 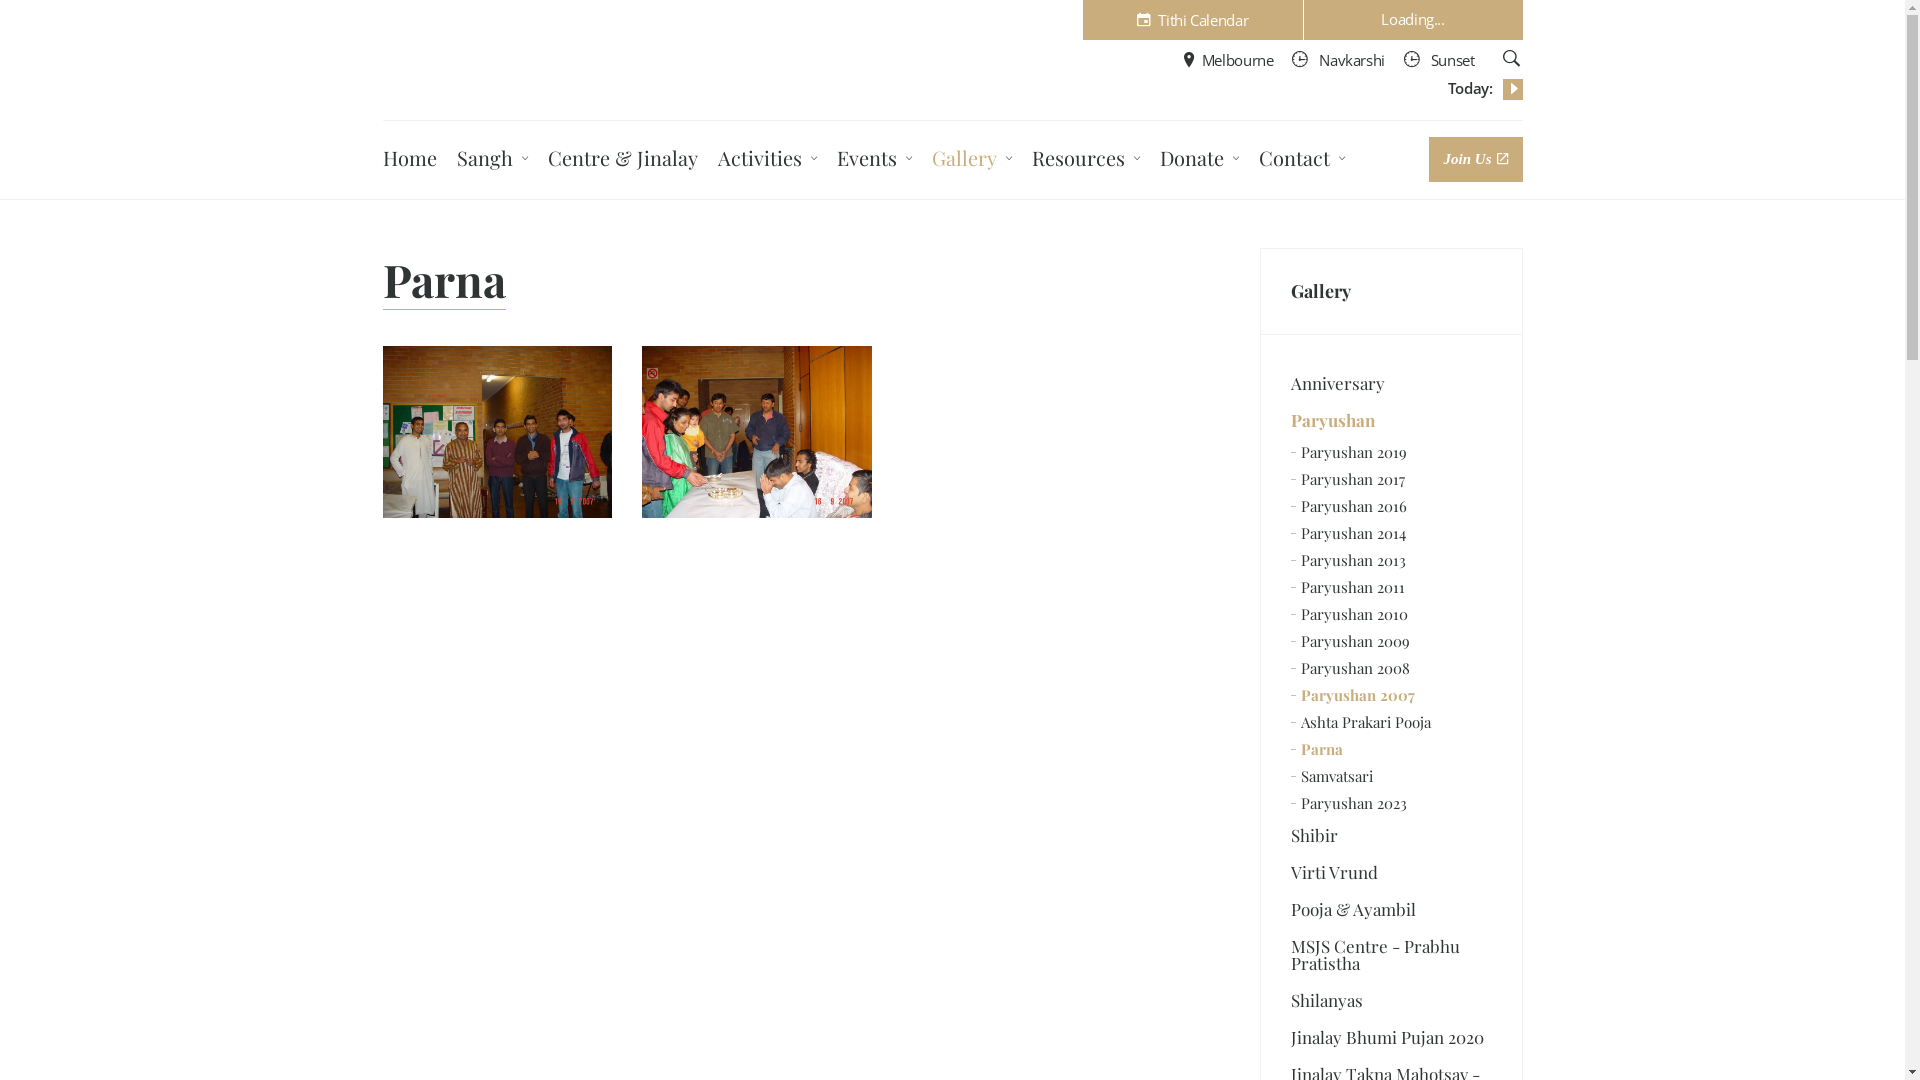 I want to click on 'Paryushan', so click(x=1390, y=419).